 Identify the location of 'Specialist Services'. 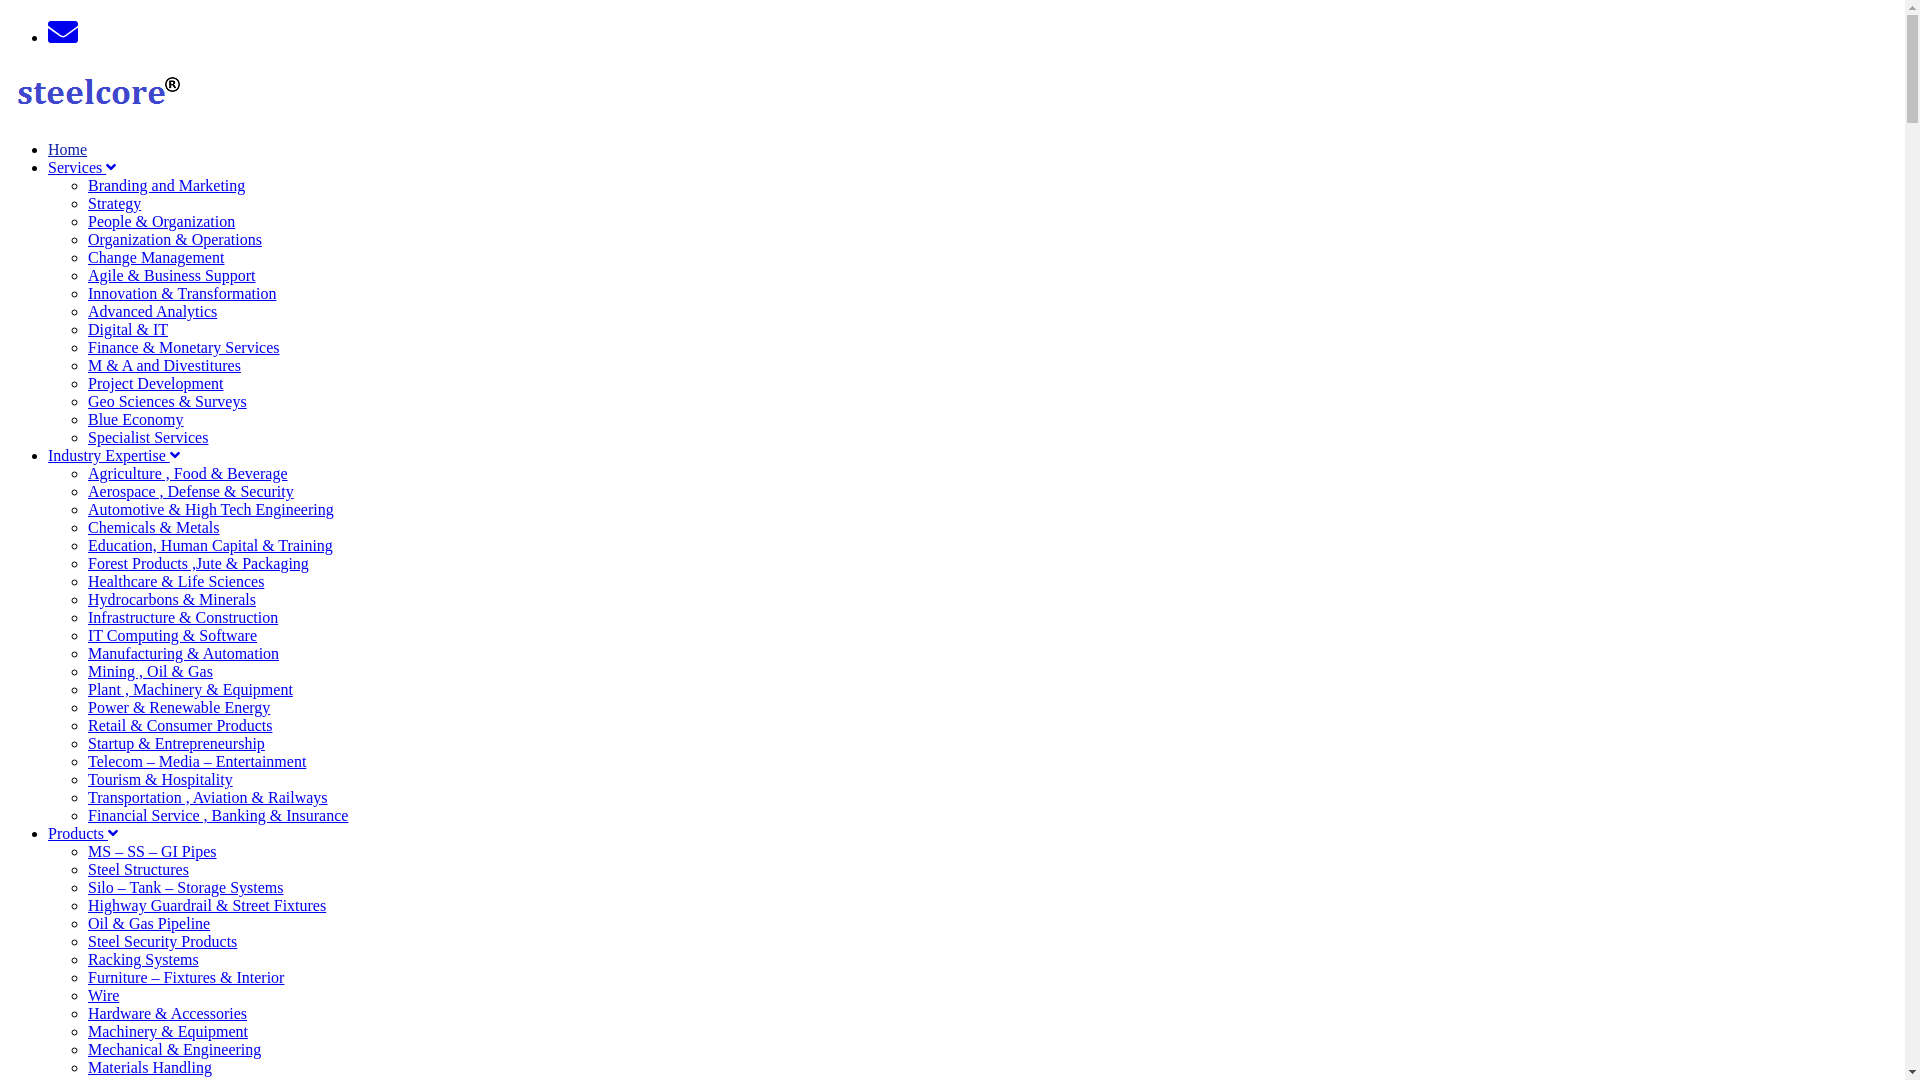
(147, 436).